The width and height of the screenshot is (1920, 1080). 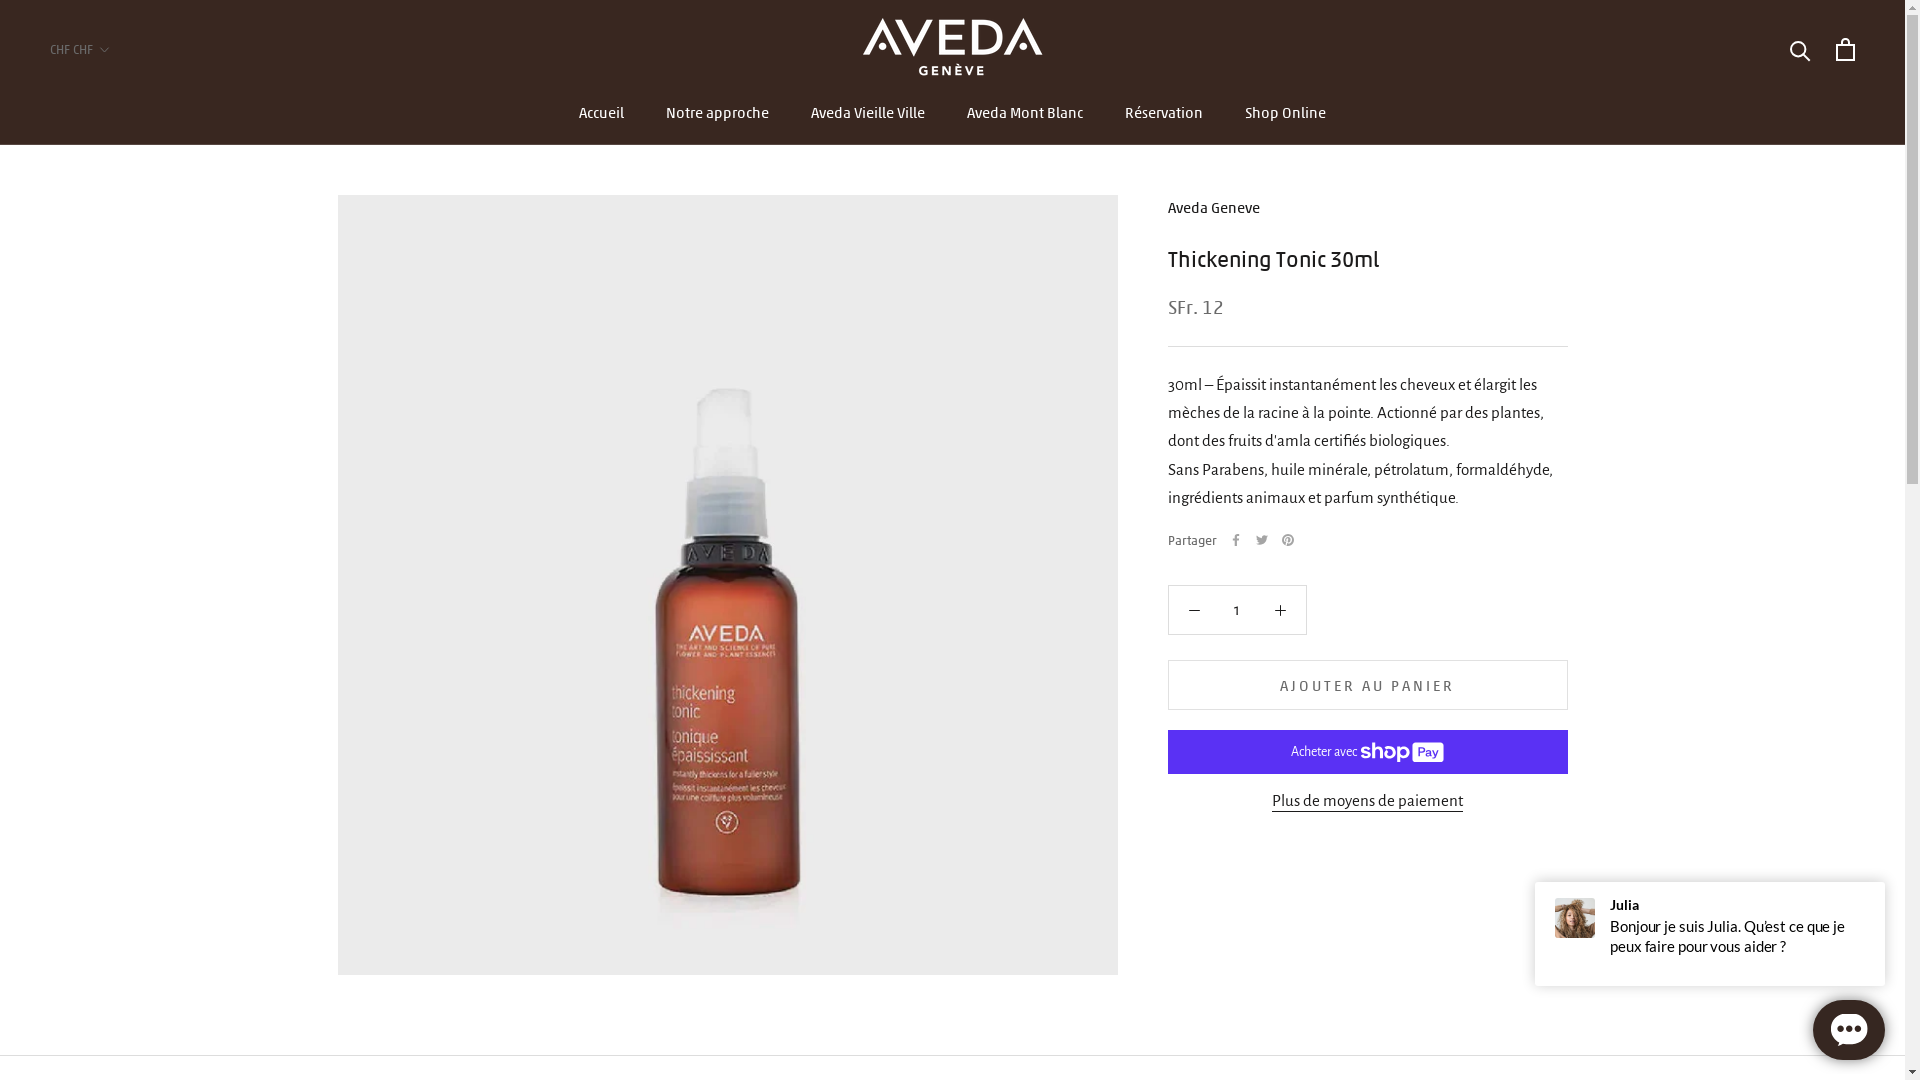 What do you see at coordinates (600, 111) in the screenshot?
I see `'Accueil` at bounding box center [600, 111].